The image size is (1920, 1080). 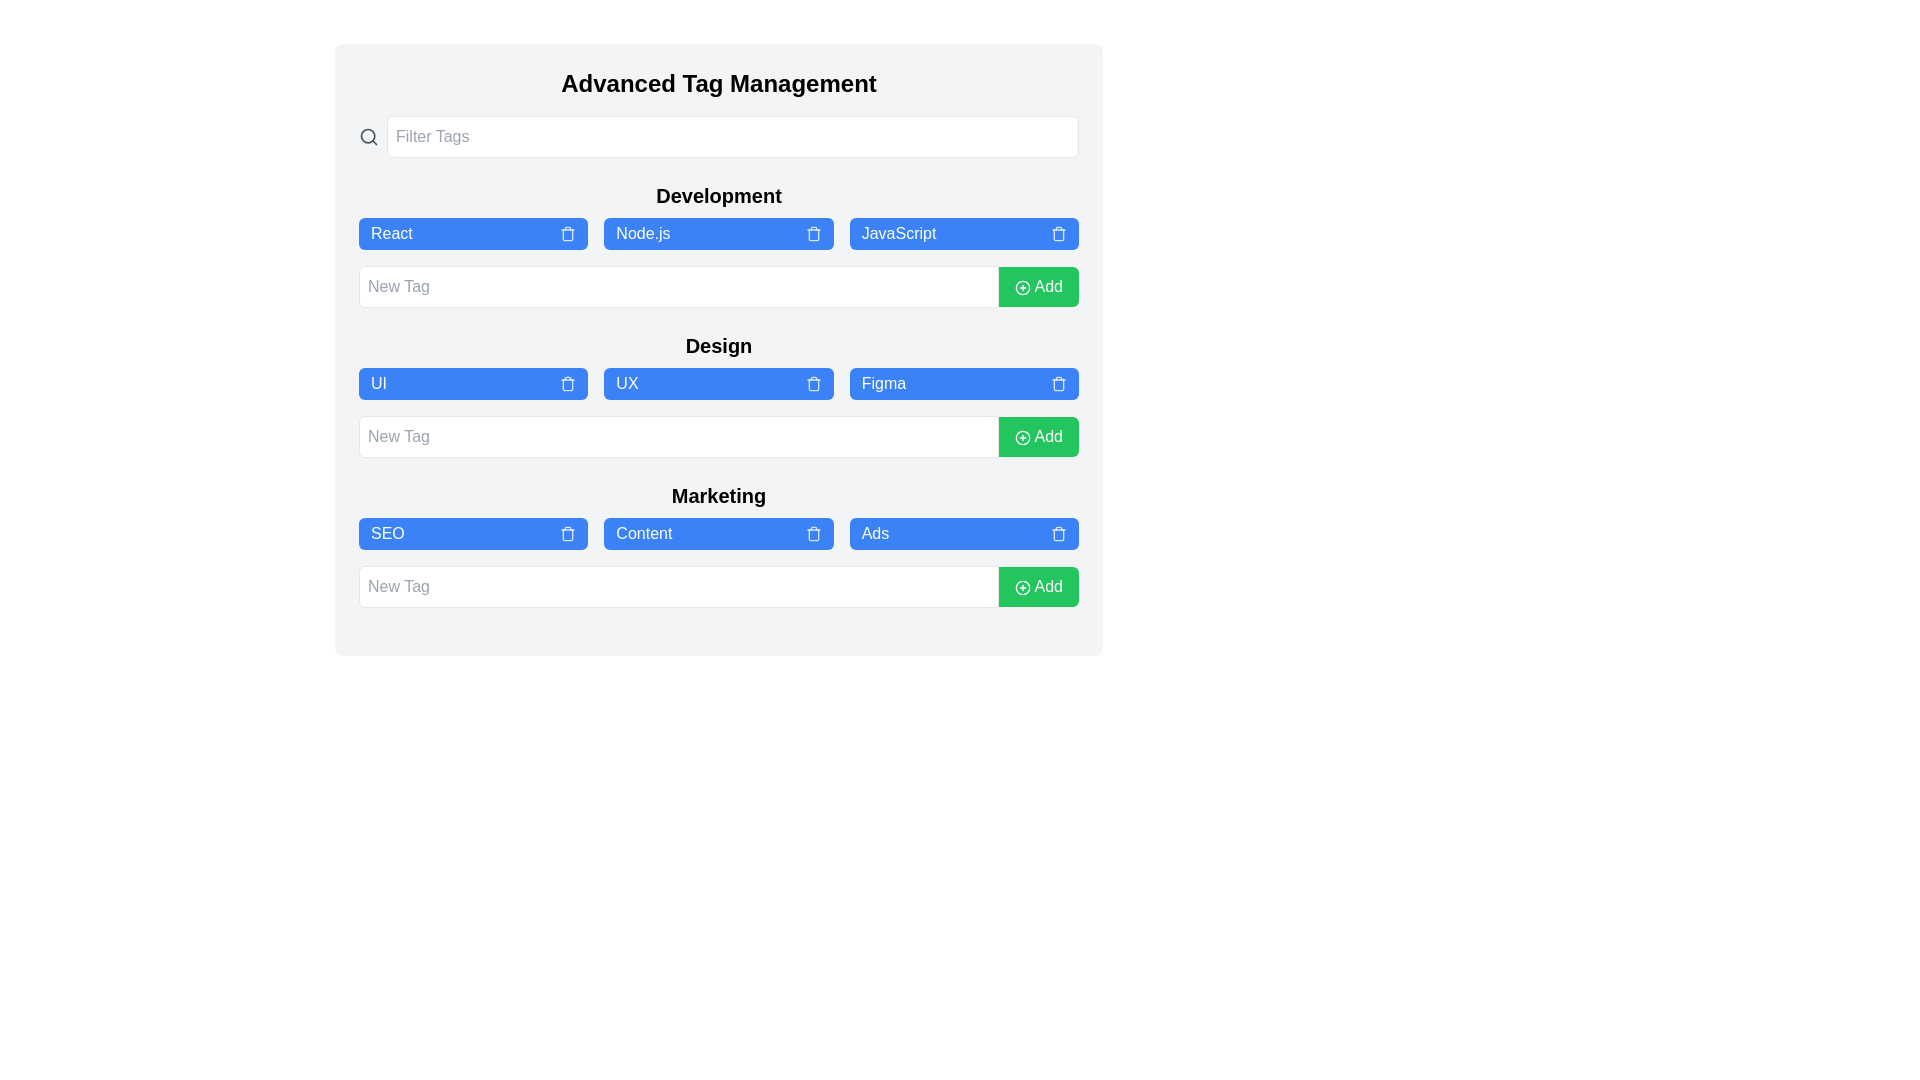 I want to click on the 'Node.js' tag label located in the 'Development' section, positioned between the 'React' tag on the left and the 'JavaScript' tag on the right, so click(x=643, y=233).